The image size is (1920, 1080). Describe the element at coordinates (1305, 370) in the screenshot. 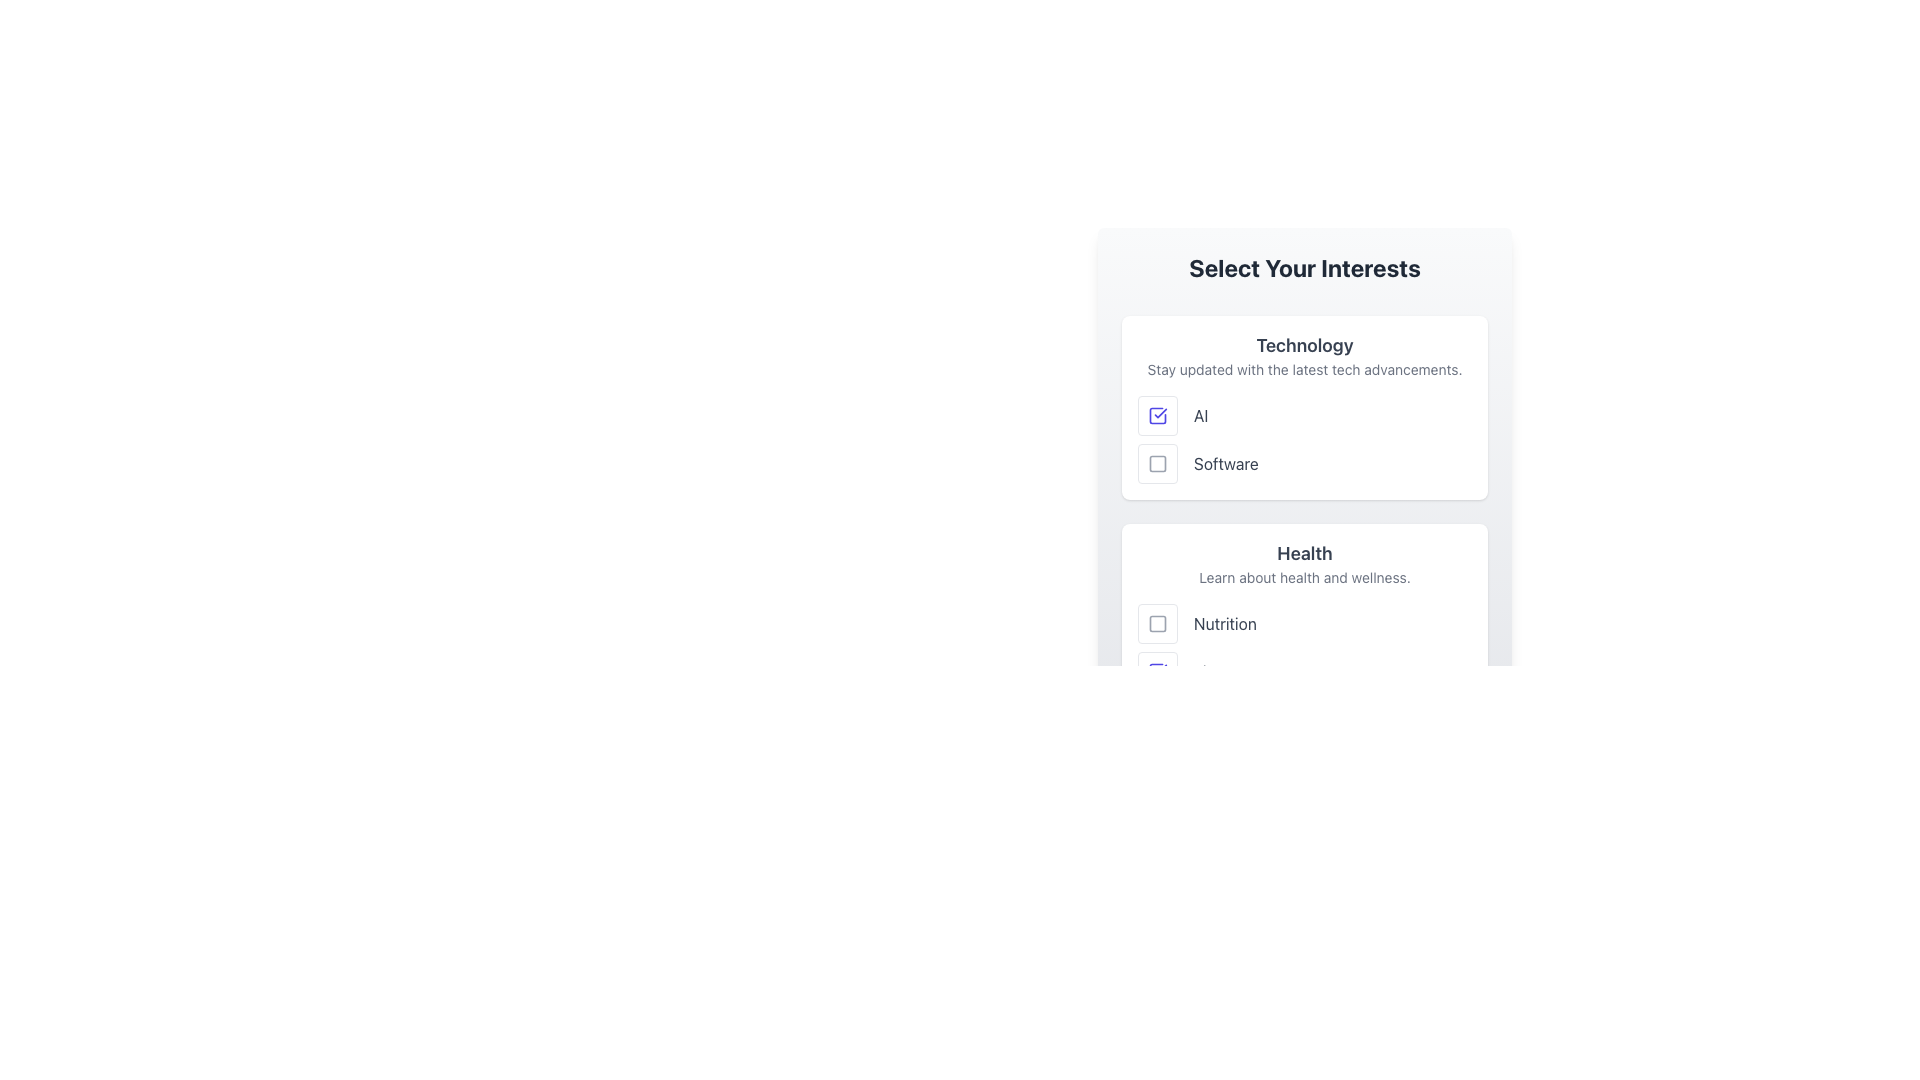

I see `the text label that reads 'Stay updated with the latest tech advancements.', which is positioned below the heading 'Technology' and above the options 'AI' and 'Software'` at that location.